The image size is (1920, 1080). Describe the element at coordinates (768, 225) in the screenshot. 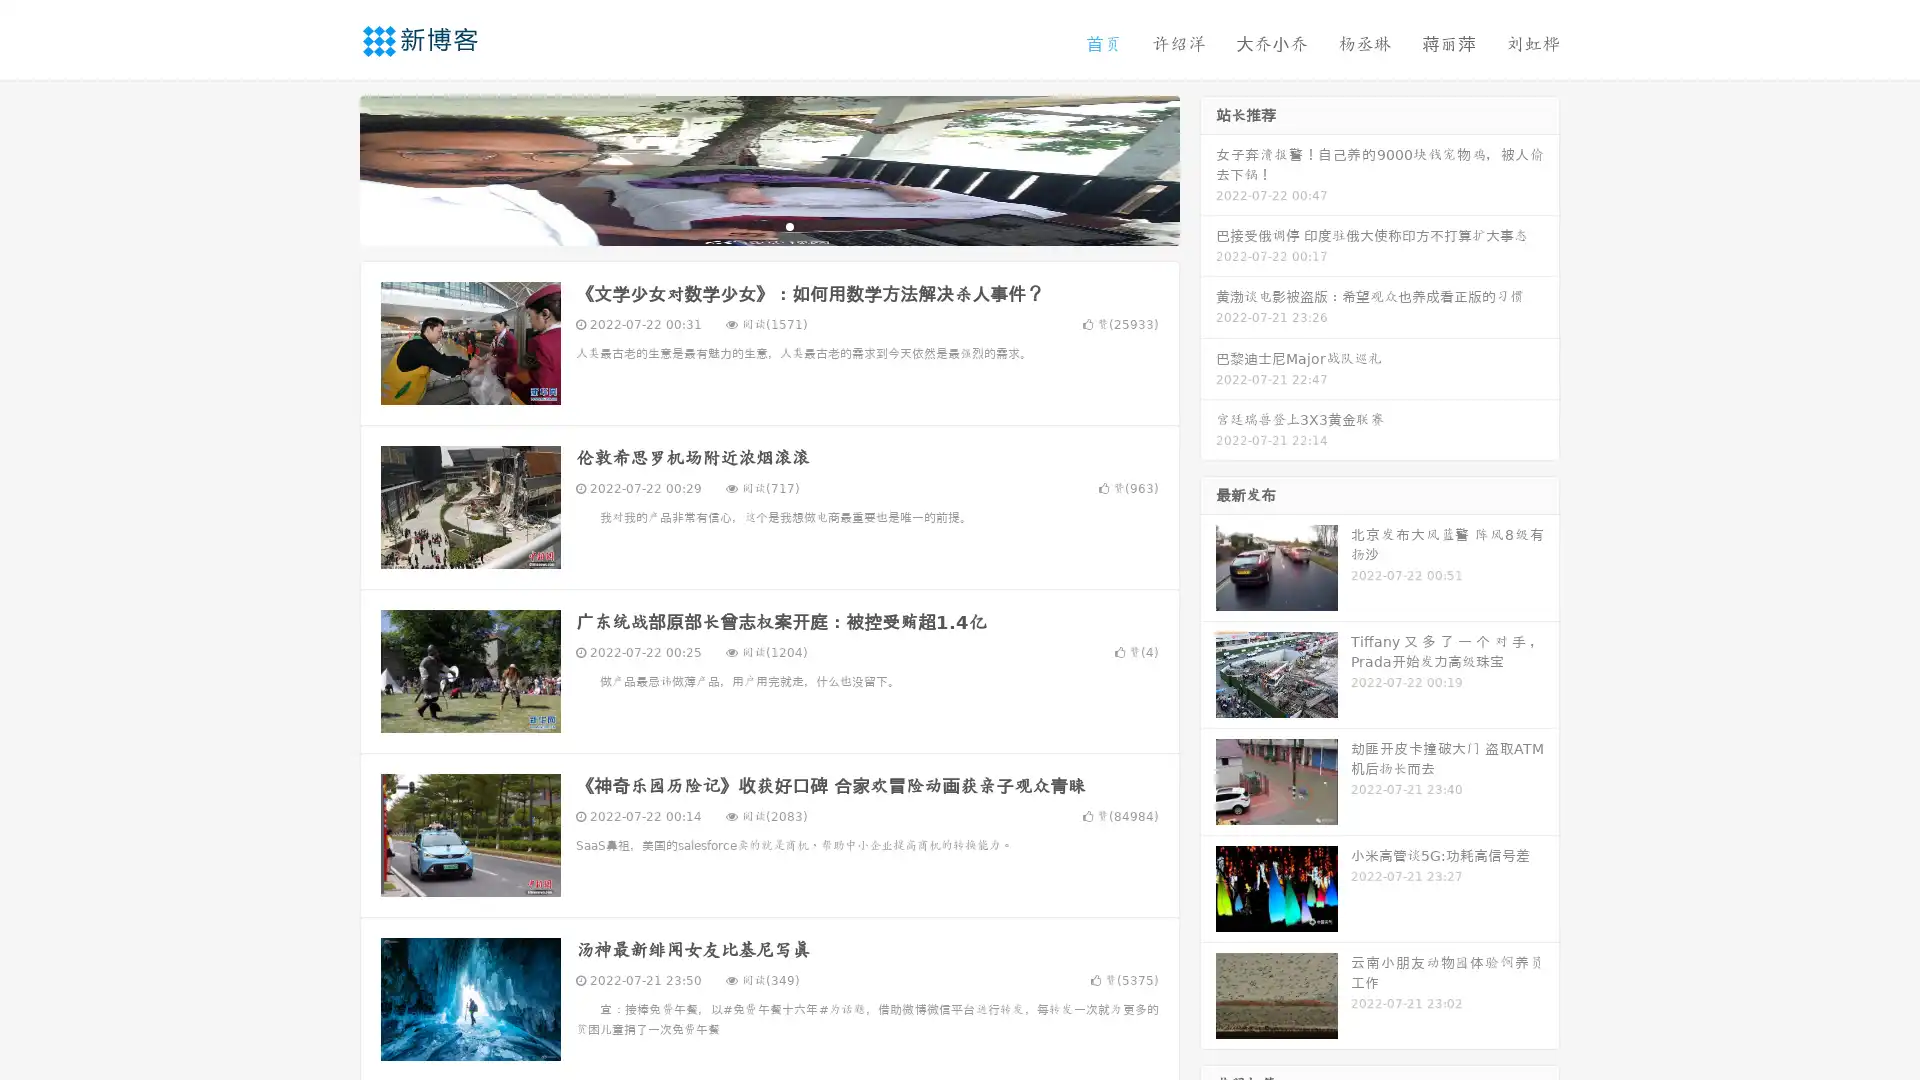

I see `Go to slide 2` at that location.